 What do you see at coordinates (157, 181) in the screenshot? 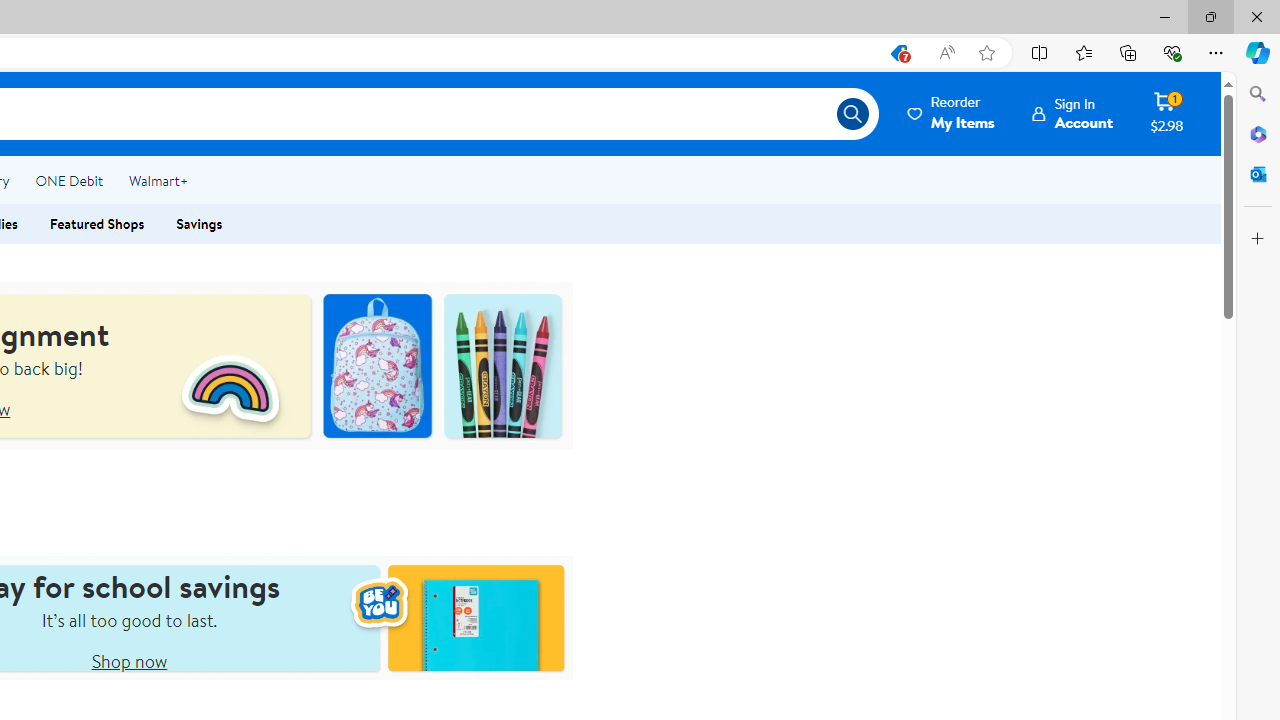
I see `'Walmart+'` at bounding box center [157, 181].